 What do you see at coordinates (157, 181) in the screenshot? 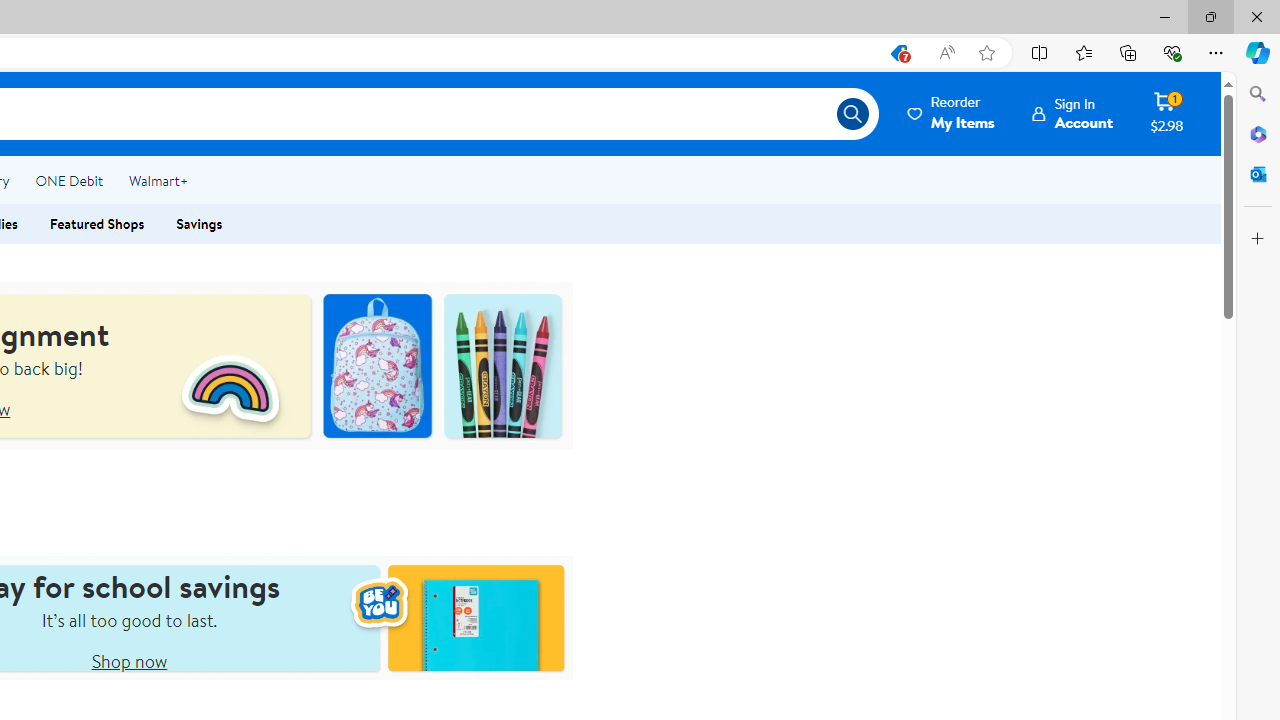
I see `'Walmart+'` at bounding box center [157, 181].